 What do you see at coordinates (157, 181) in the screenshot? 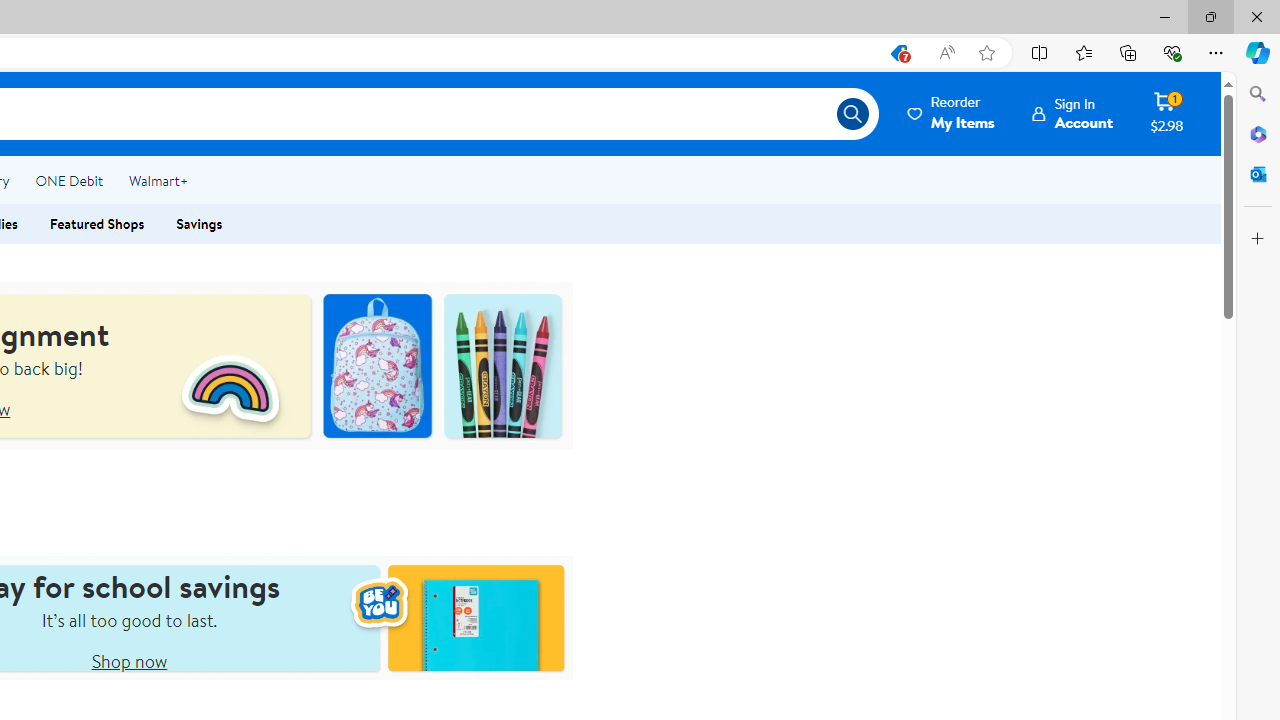
I see `'Walmart+'` at bounding box center [157, 181].